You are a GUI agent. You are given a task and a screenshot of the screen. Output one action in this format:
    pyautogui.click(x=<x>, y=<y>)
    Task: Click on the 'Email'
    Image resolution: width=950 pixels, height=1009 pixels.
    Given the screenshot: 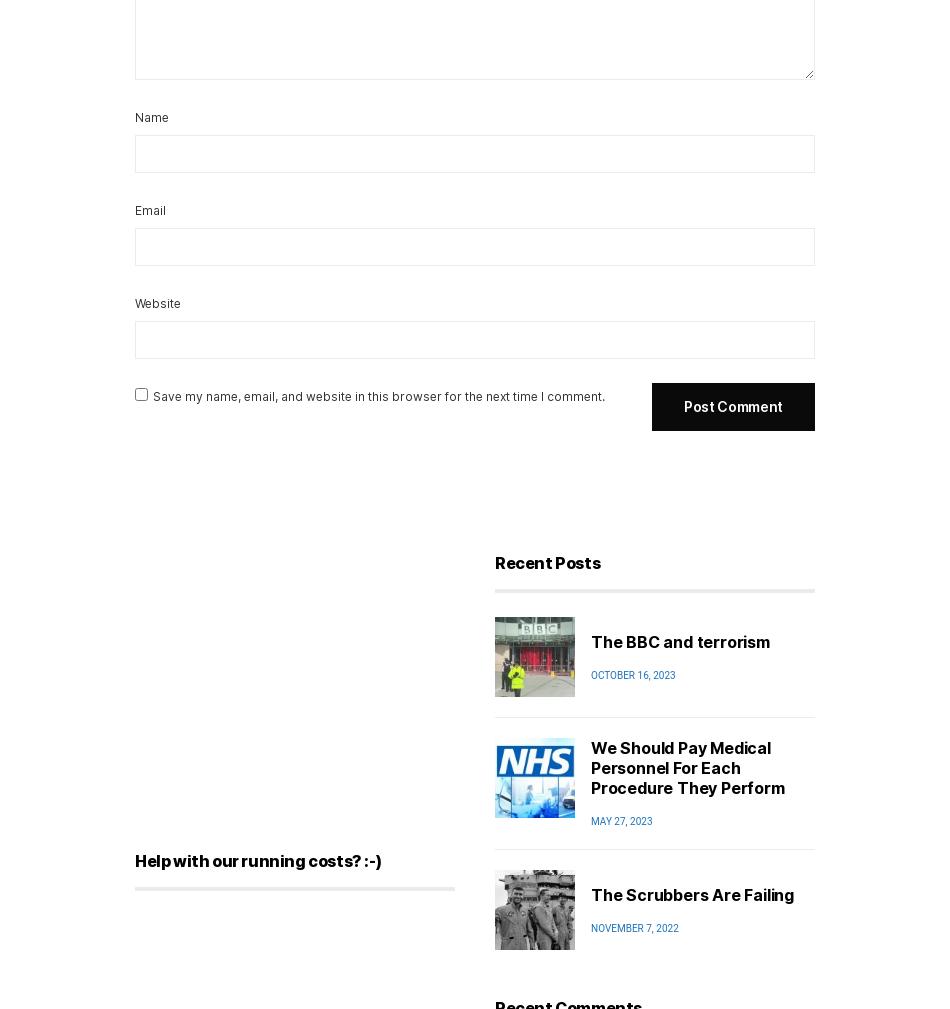 What is the action you would take?
    pyautogui.click(x=134, y=209)
    